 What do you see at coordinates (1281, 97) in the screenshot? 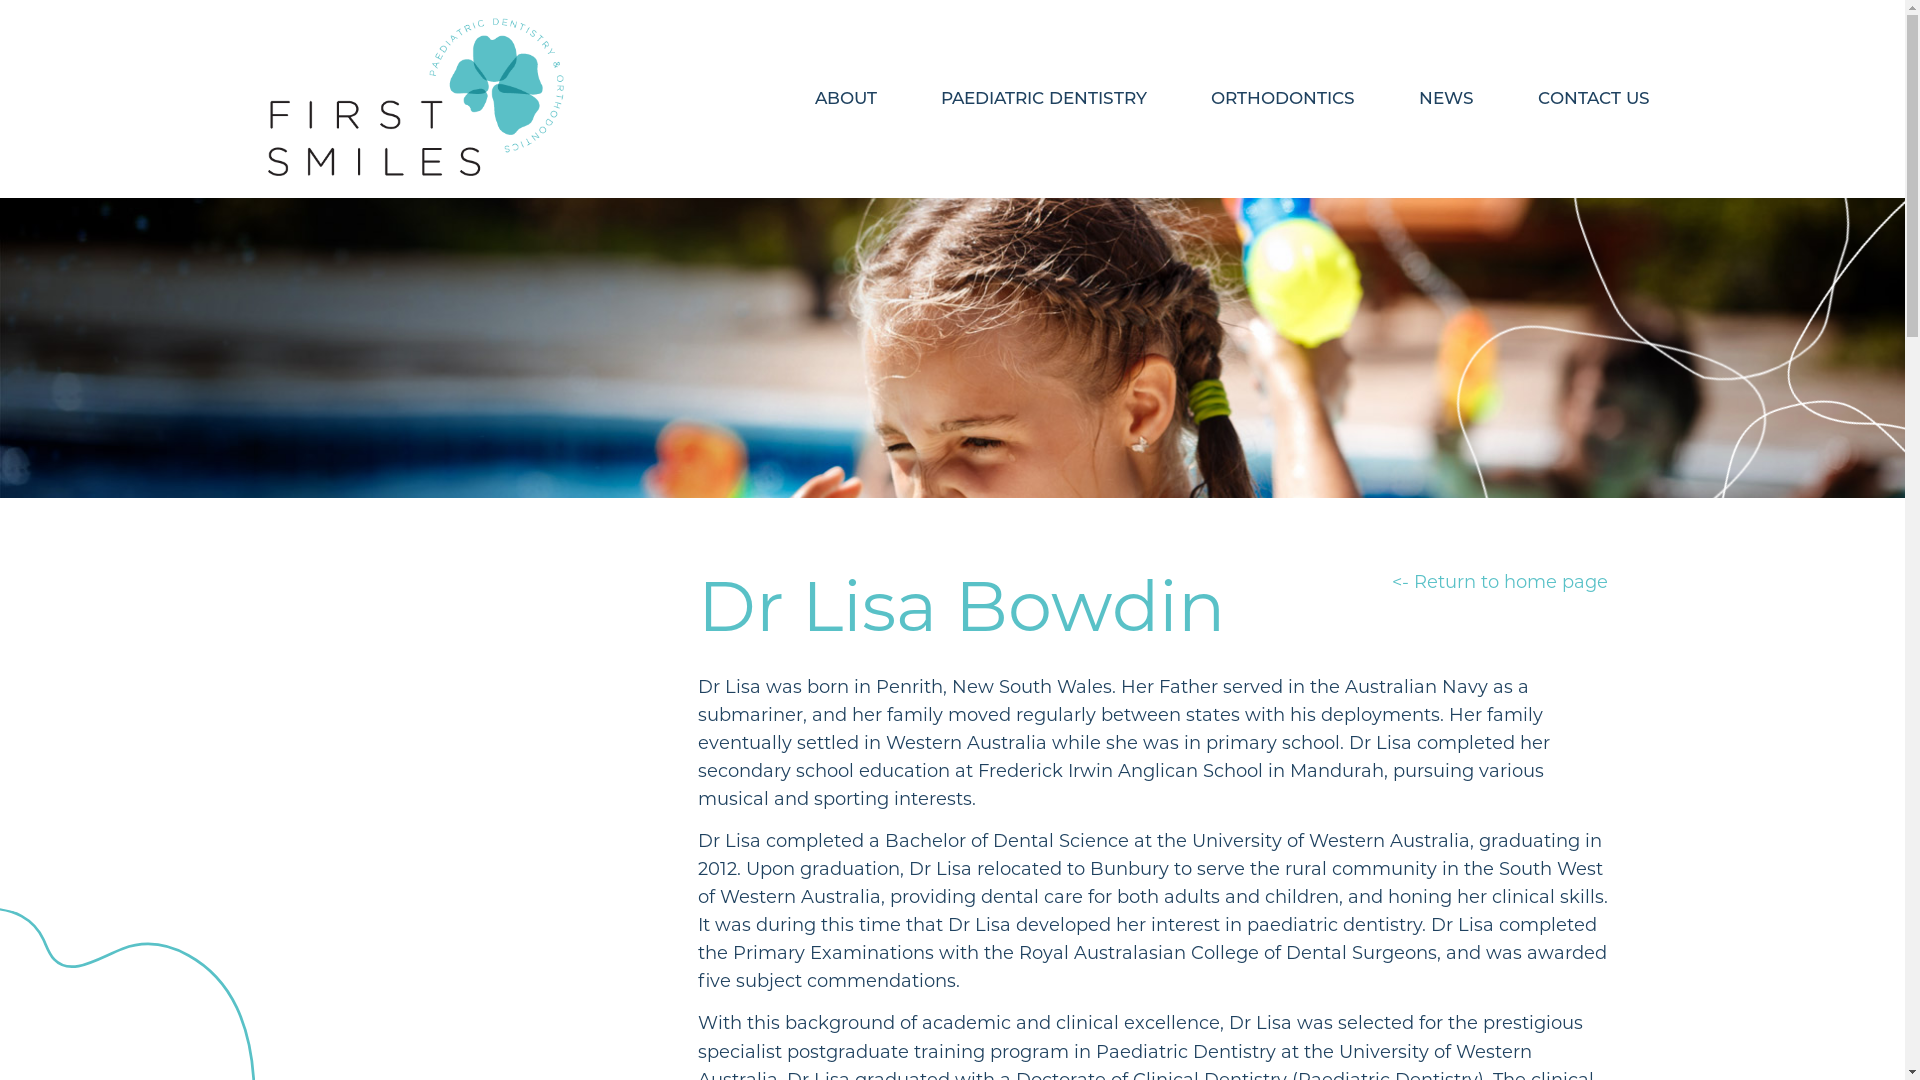
I see `'ORTHODONTICS'` at bounding box center [1281, 97].